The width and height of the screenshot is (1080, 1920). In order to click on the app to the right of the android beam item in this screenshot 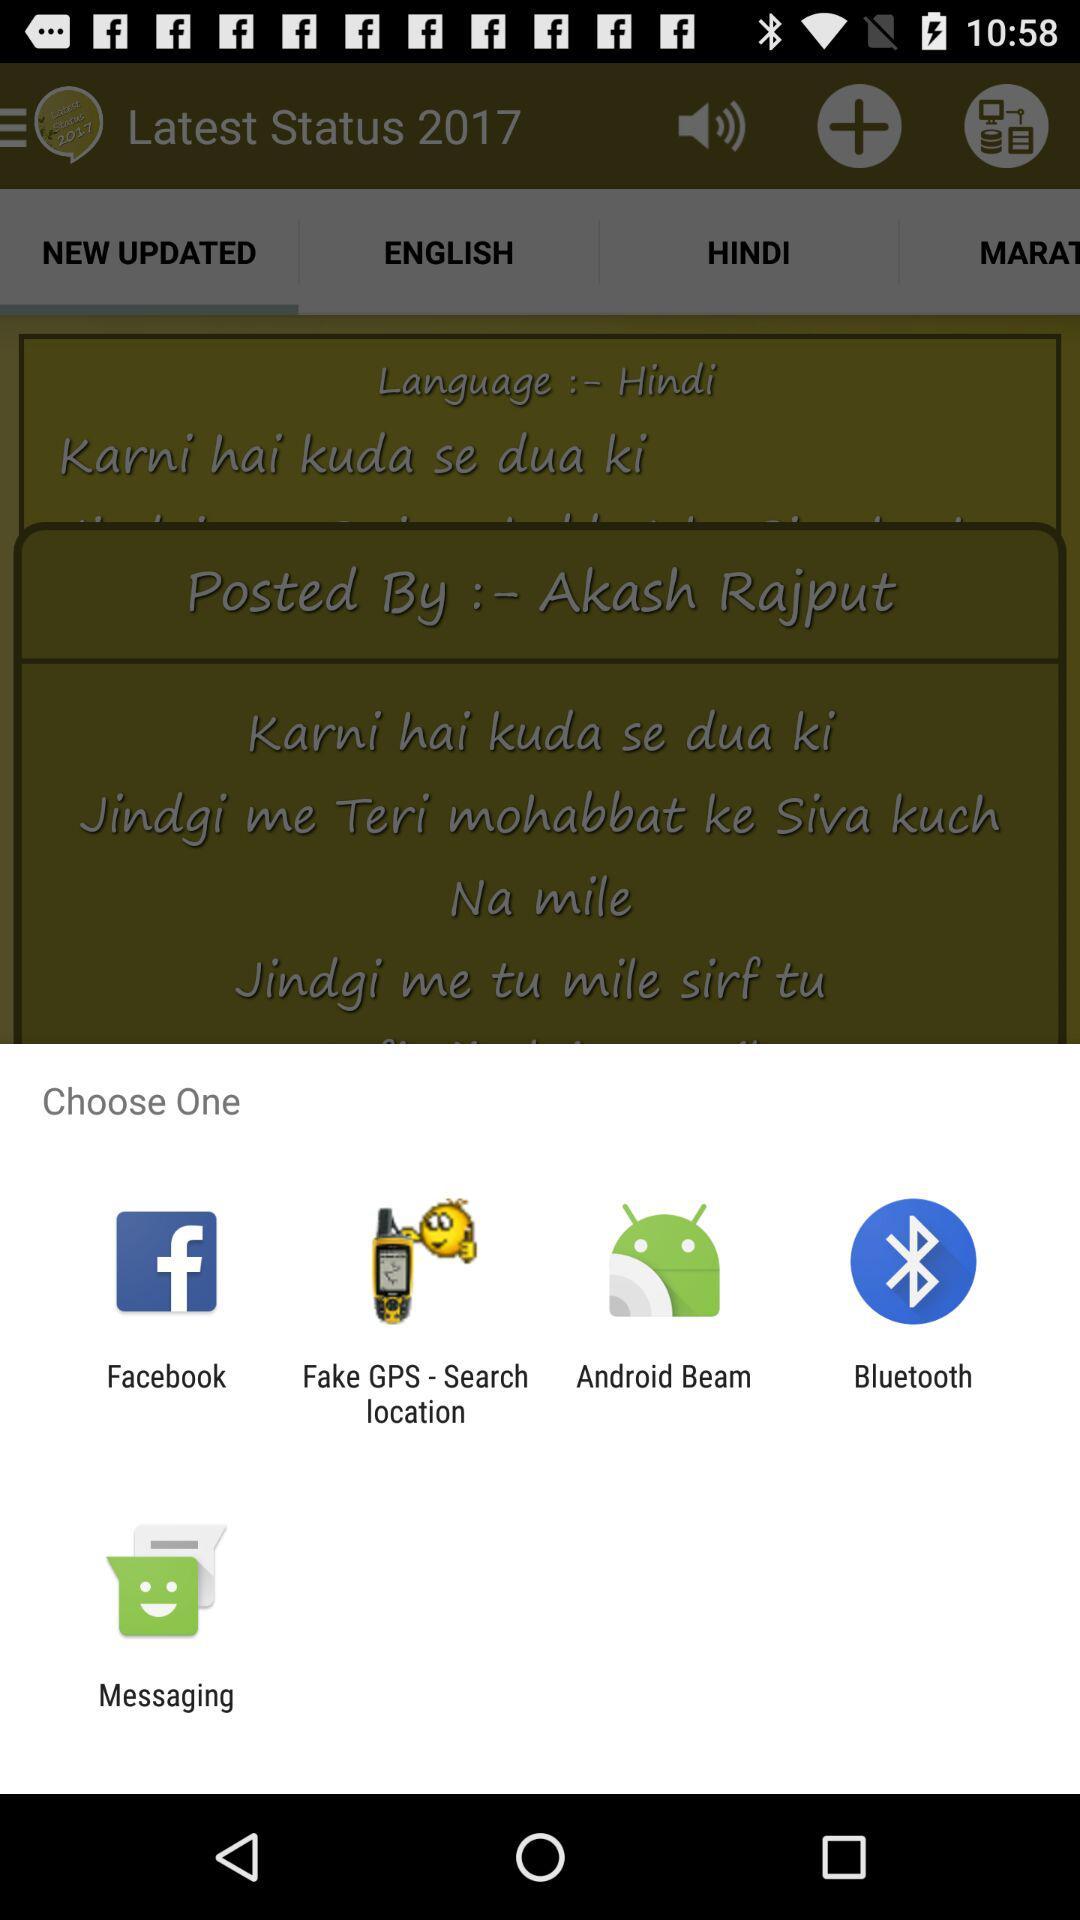, I will do `click(913, 1392)`.